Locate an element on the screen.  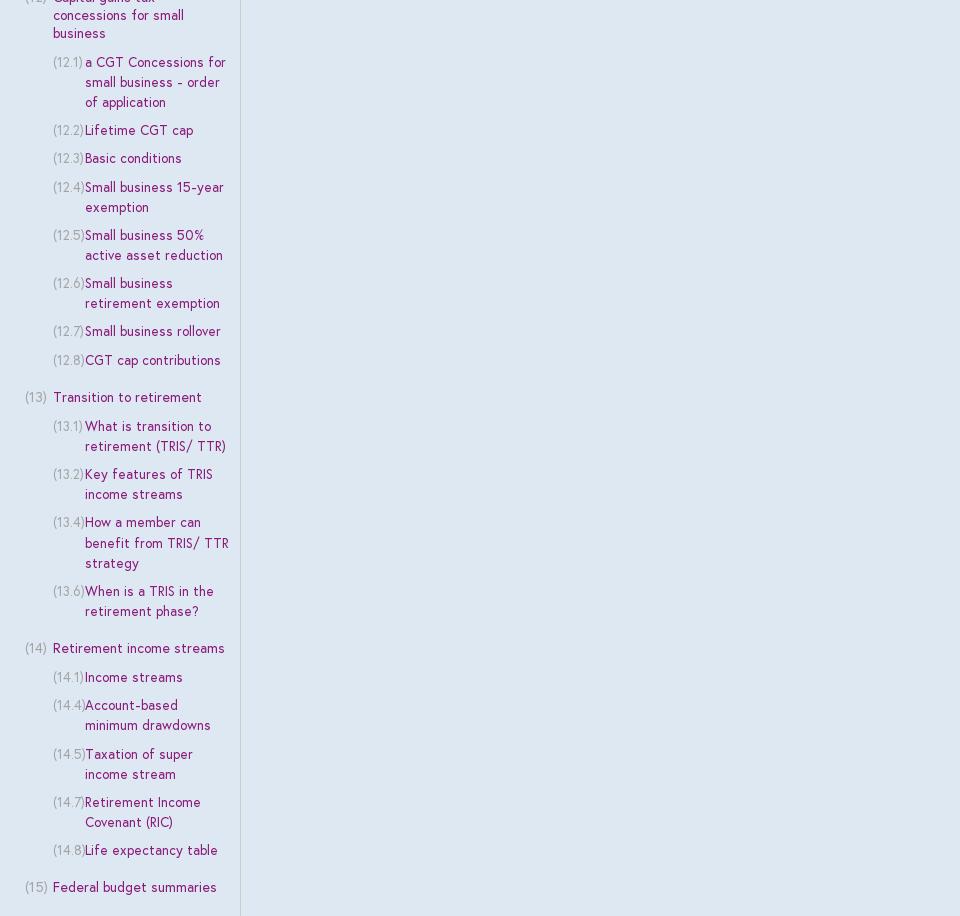
'(12.8)' is located at coordinates (67, 358).